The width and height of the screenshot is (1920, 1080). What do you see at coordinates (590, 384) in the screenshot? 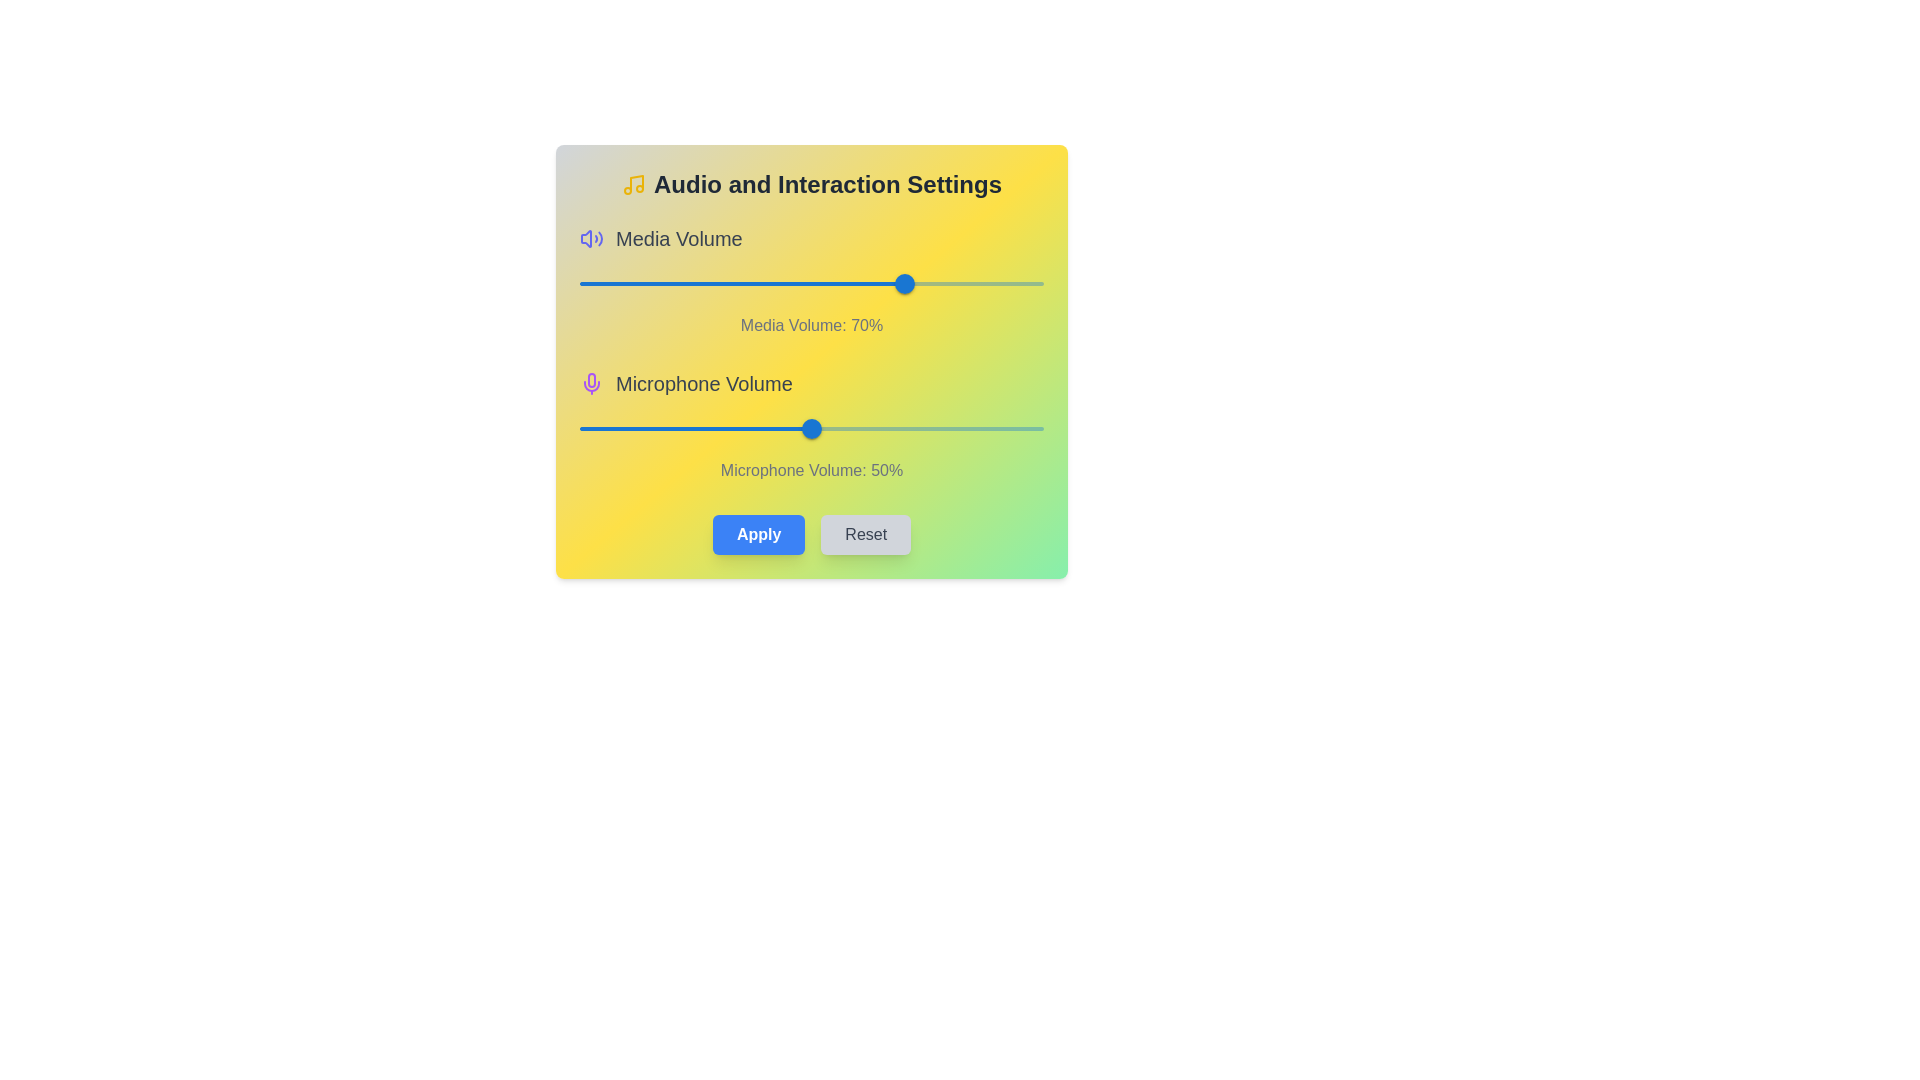
I see `the decorative microphone icon located to the left of the 'Microphone Volume' text in the audio settings section` at bounding box center [590, 384].